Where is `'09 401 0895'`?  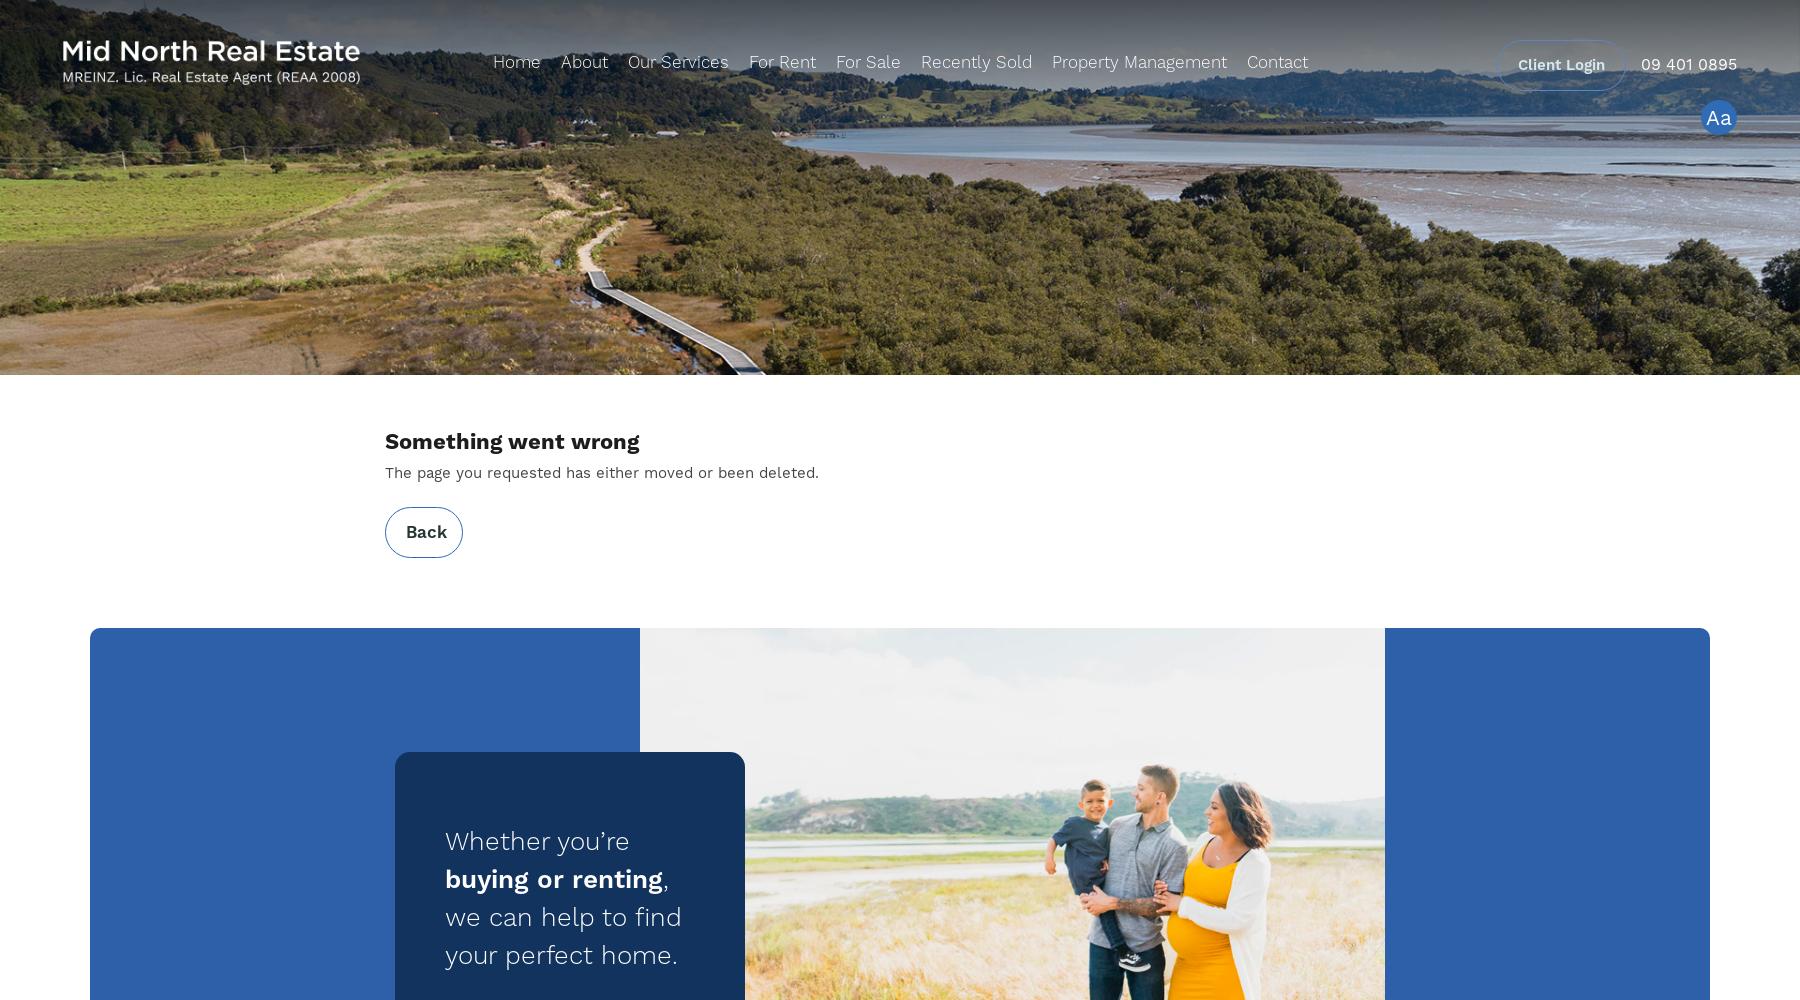 '09 401 0895' is located at coordinates (1640, 63).